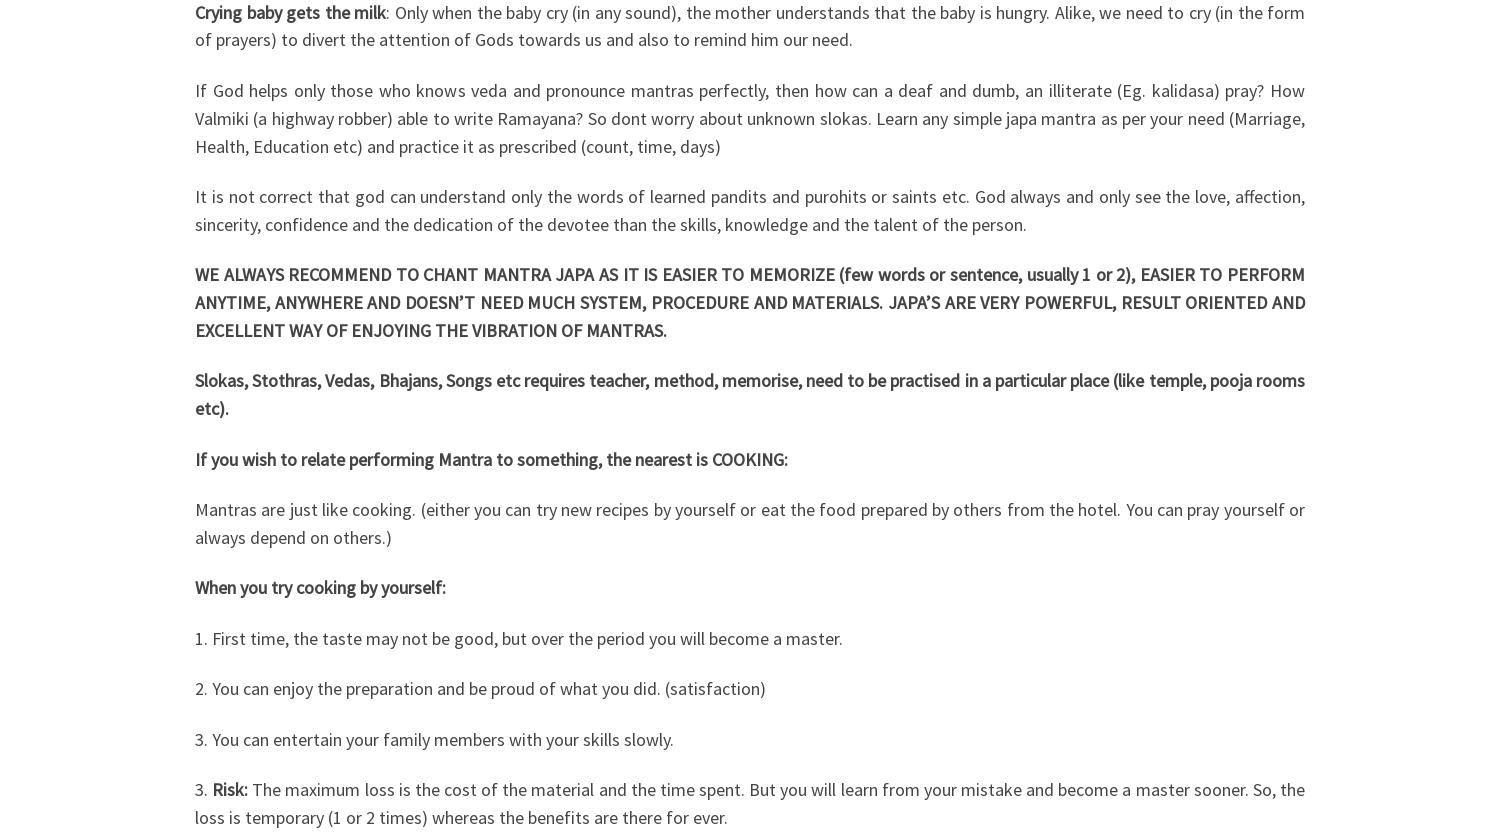 Image resolution: width=1500 pixels, height=839 pixels. What do you see at coordinates (290, 11) in the screenshot?
I see `'Crying baby gets the milk'` at bounding box center [290, 11].